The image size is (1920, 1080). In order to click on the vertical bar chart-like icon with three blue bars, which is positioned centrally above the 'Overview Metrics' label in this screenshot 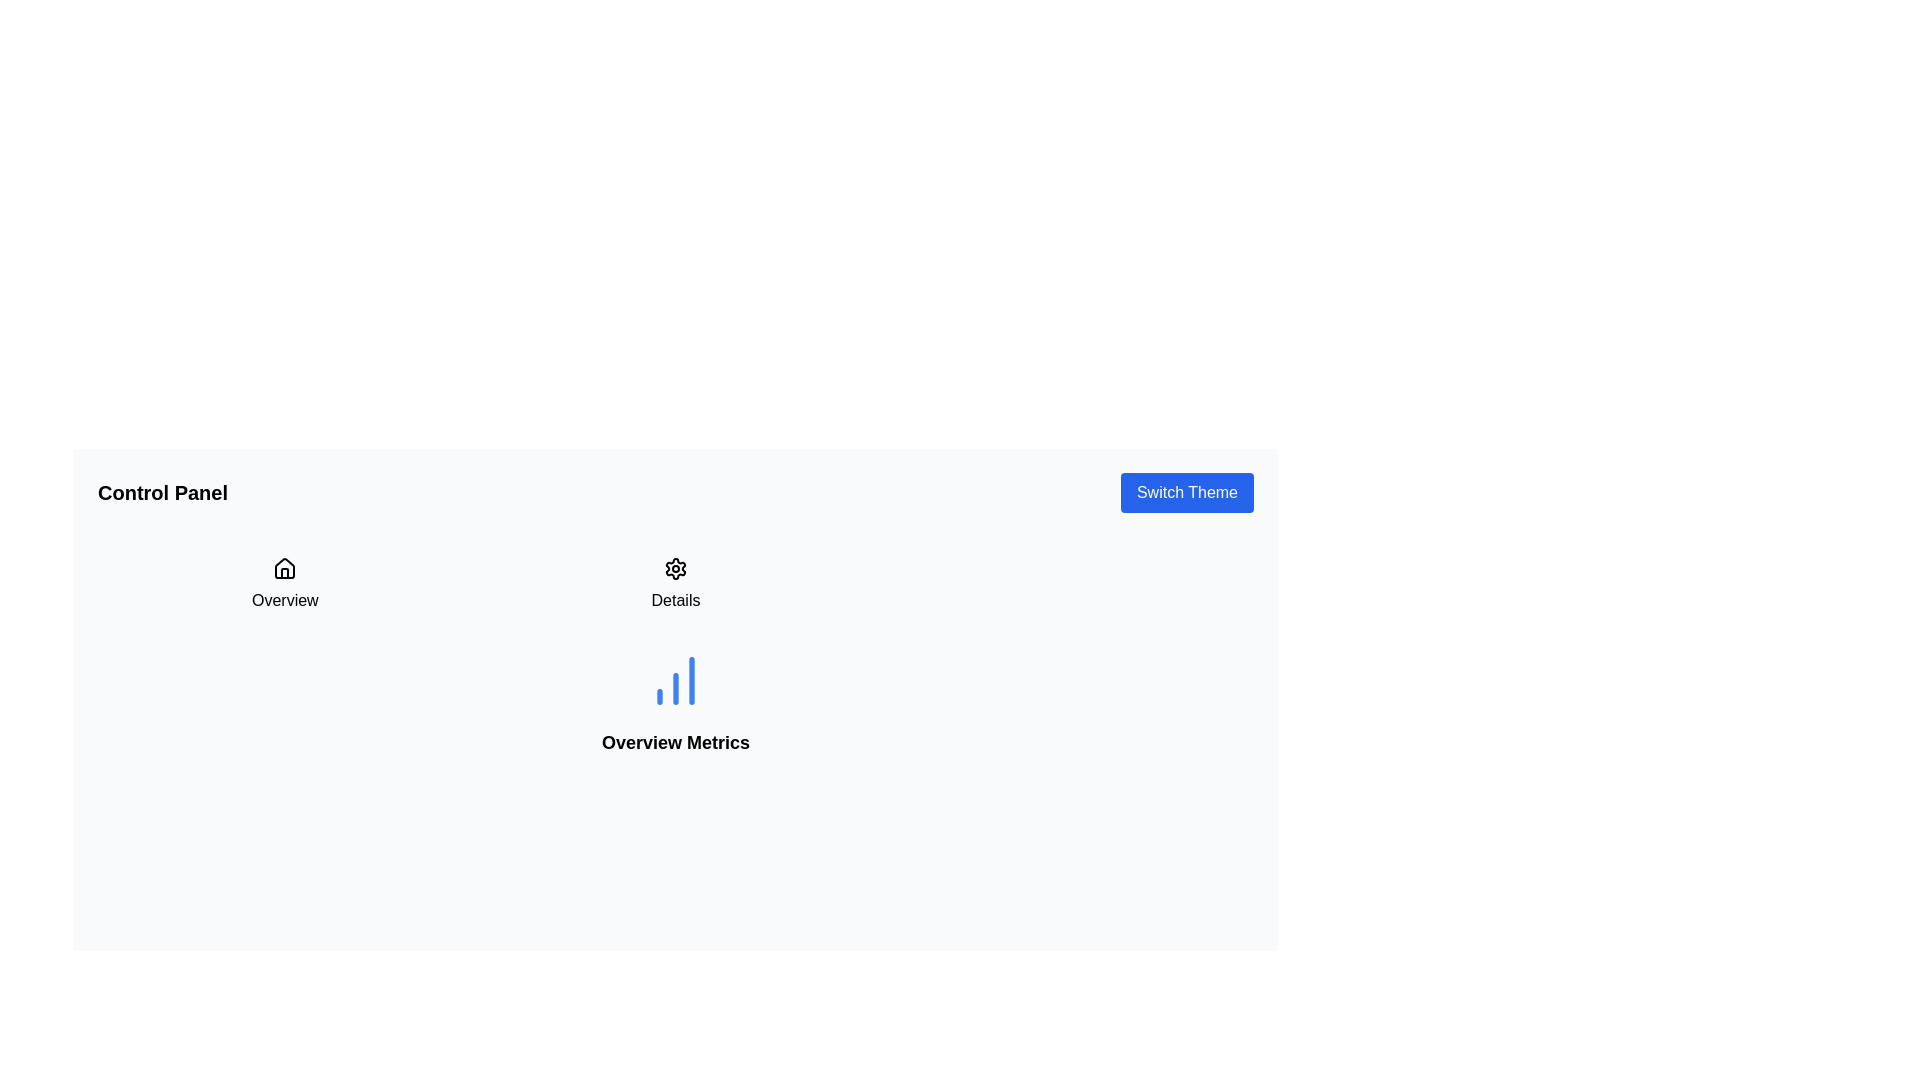, I will do `click(676, 680)`.